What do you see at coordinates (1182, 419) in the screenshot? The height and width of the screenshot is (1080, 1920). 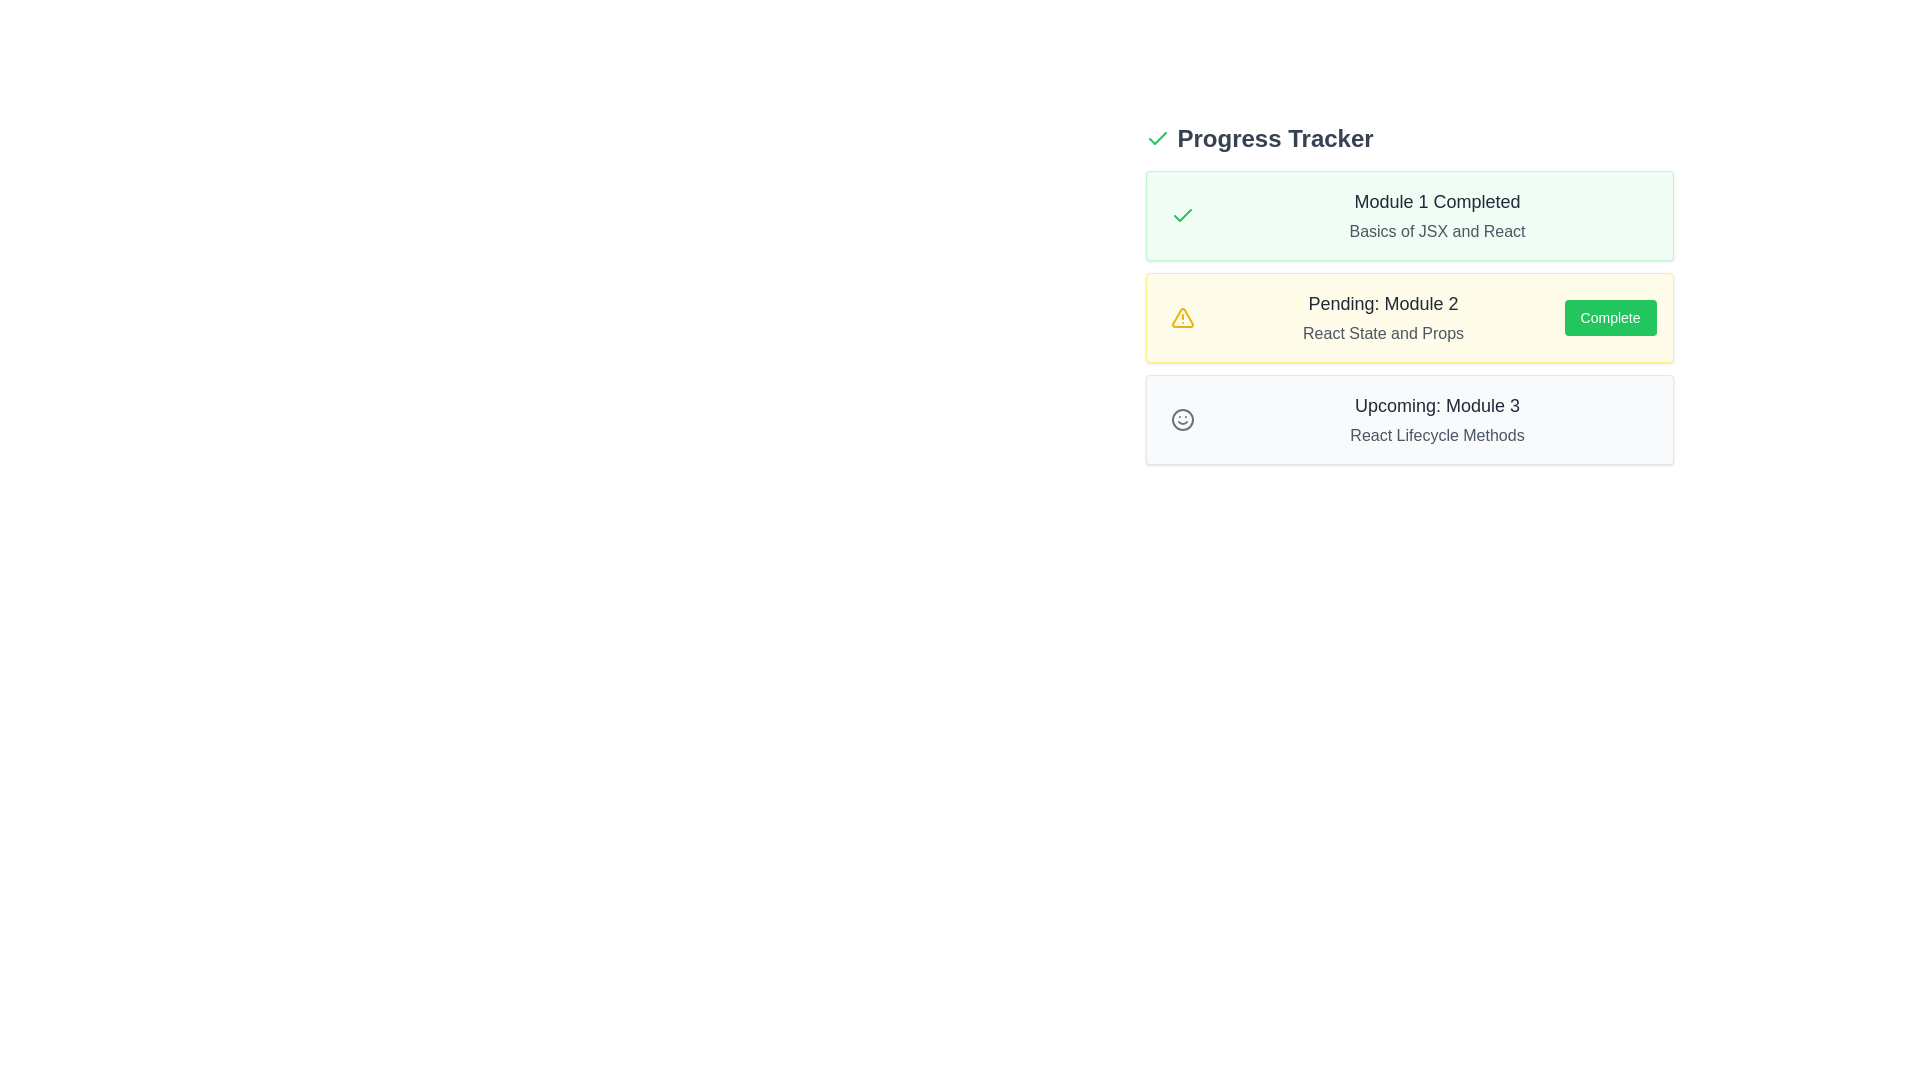 I see `the iconic circular element within the 'Upcoming: Module 3 React Lifecycle Methods' module, which is a decorative glyph indicating a certain state or attribute` at bounding box center [1182, 419].